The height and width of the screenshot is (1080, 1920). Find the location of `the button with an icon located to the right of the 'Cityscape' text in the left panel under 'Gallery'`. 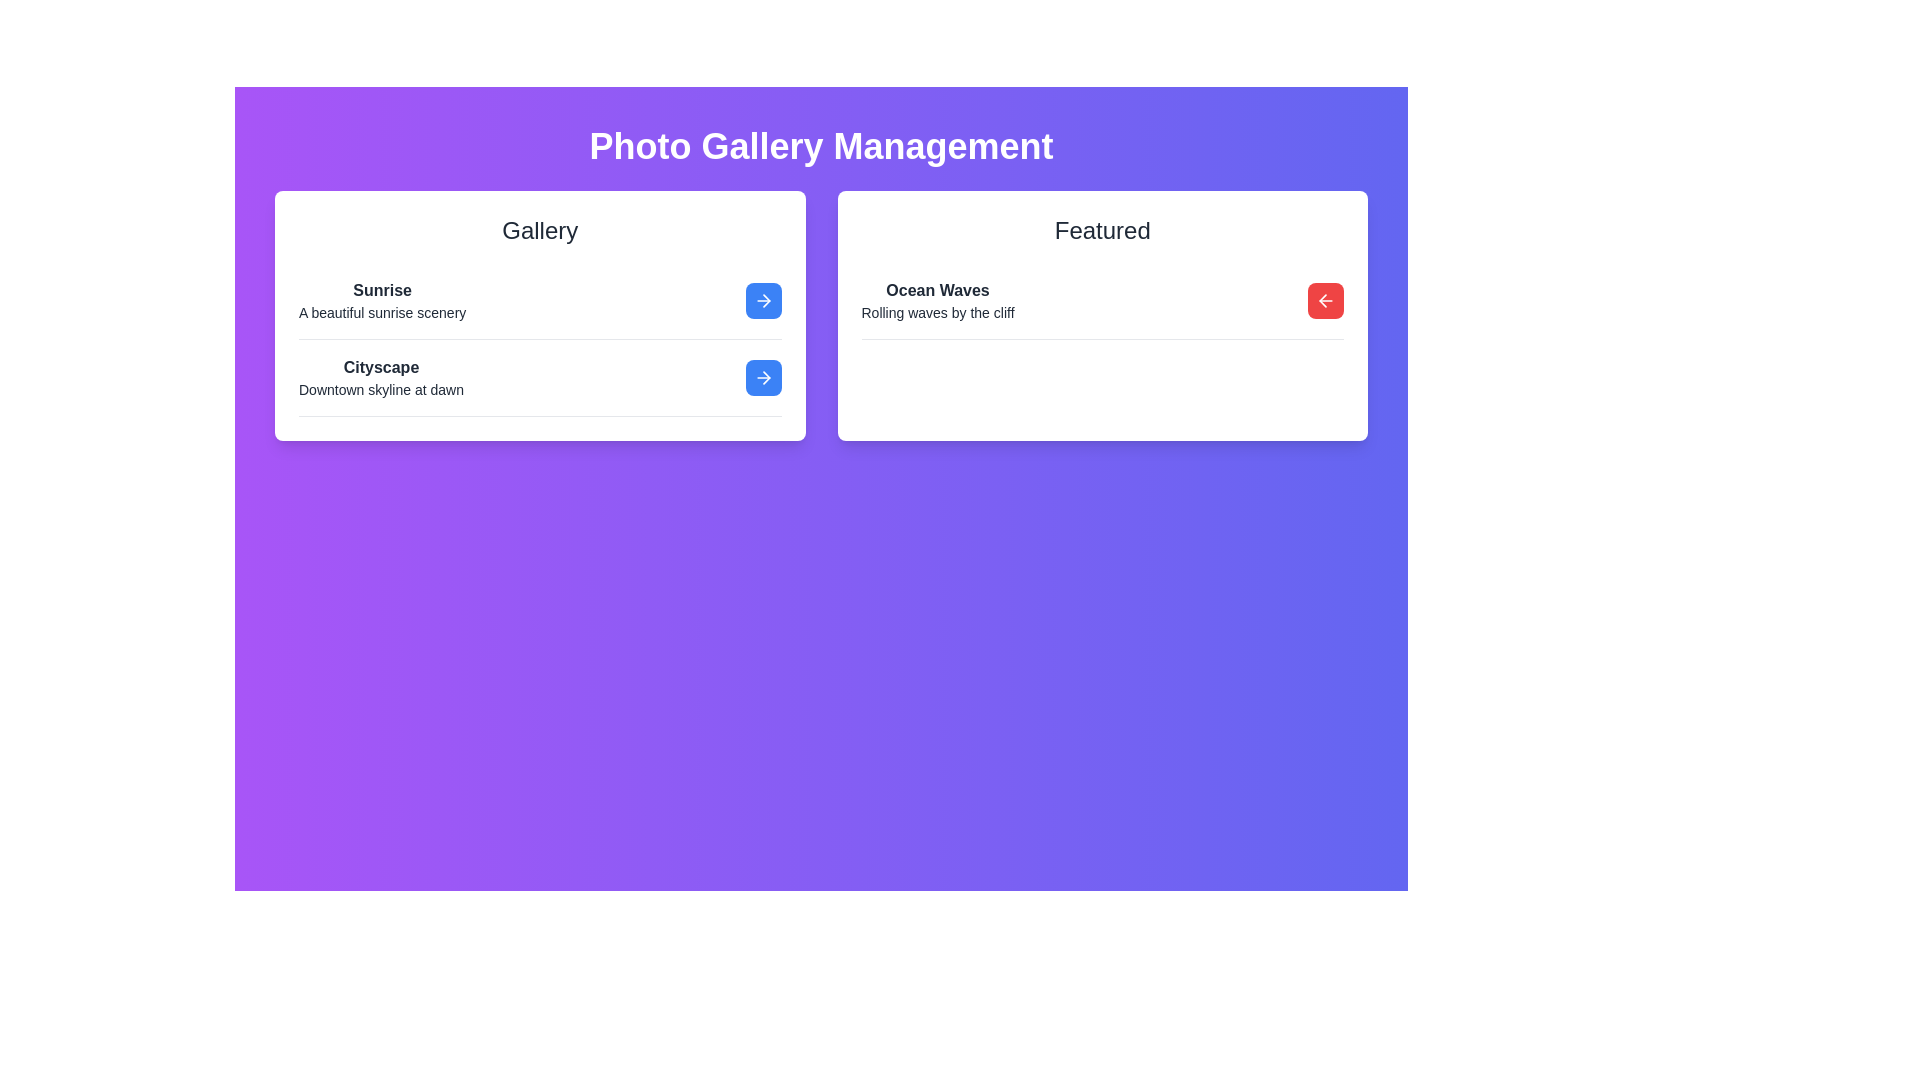

the button with an icon located to the right of the 'Cityscape' text in the left panel under 'Gallery' is located at coordinates (762, 300).